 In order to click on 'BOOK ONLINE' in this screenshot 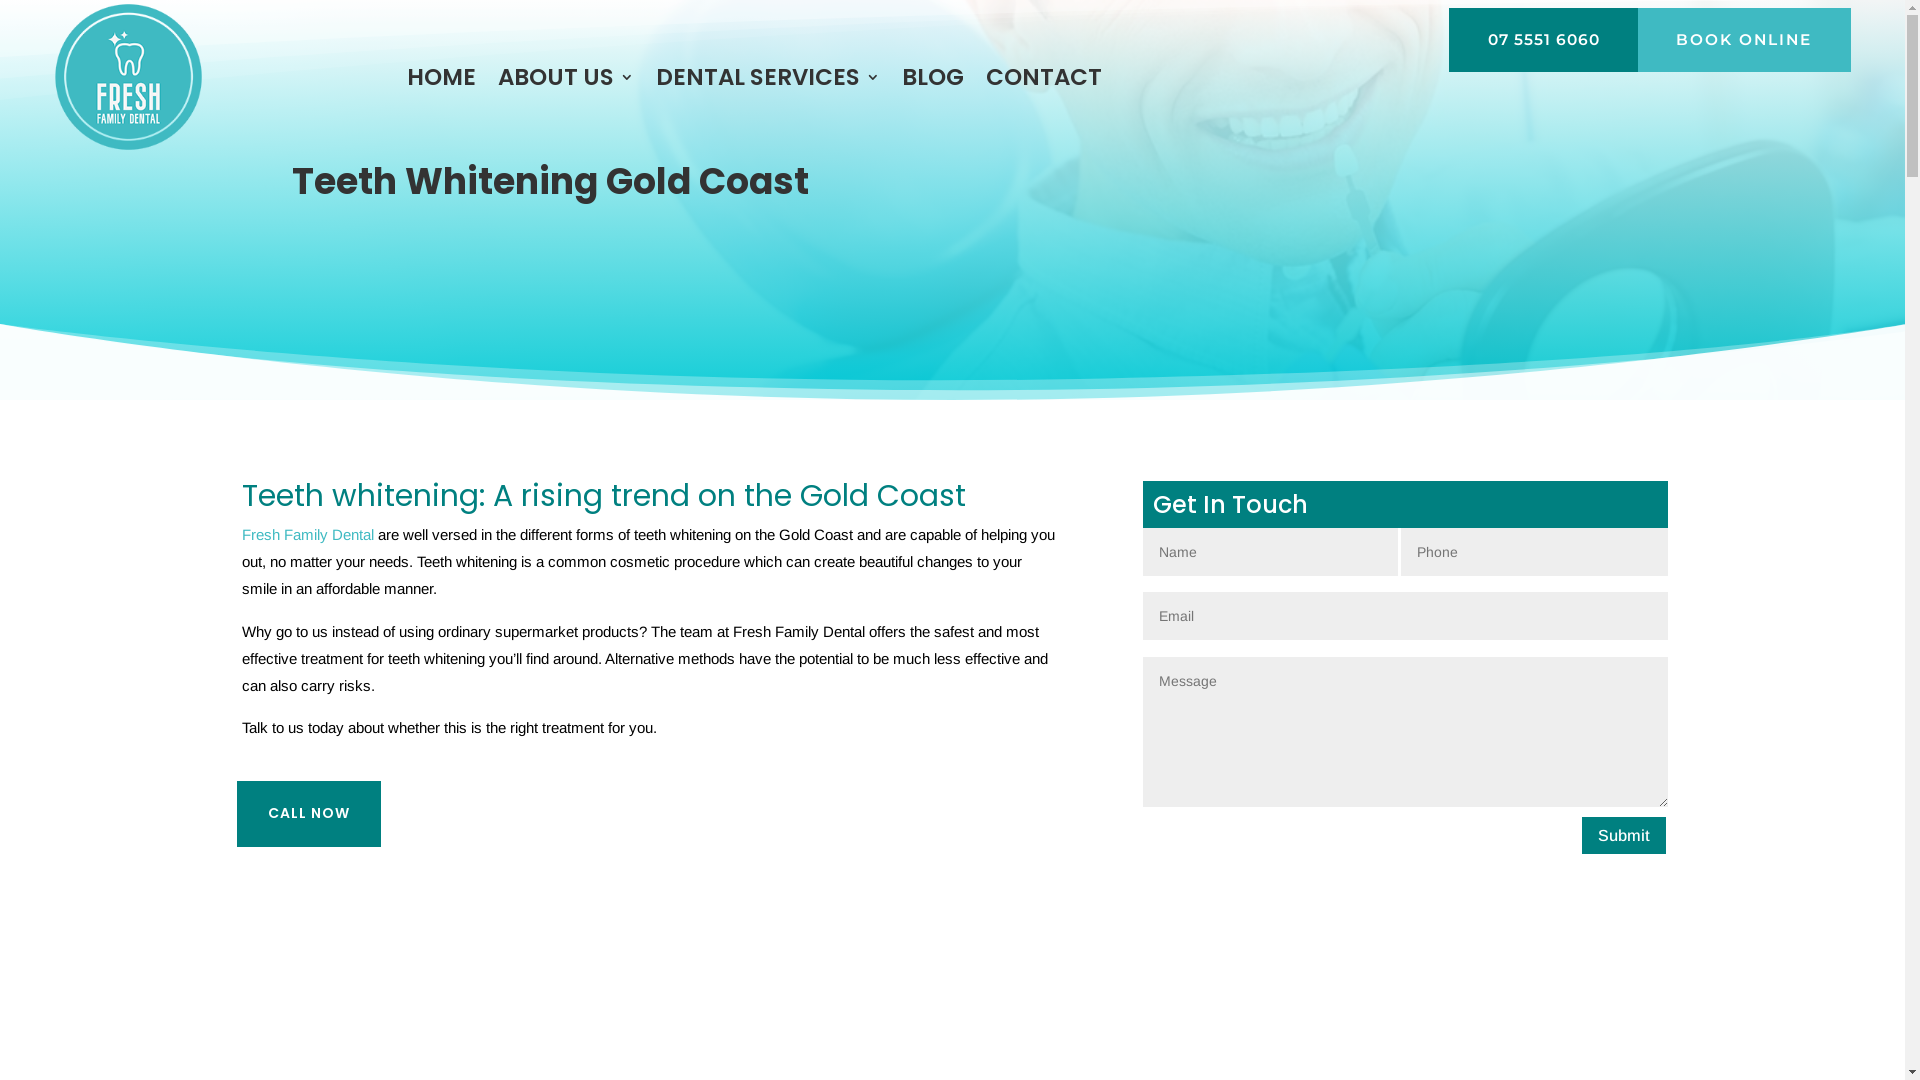, I will do `click(1637, 39)`.